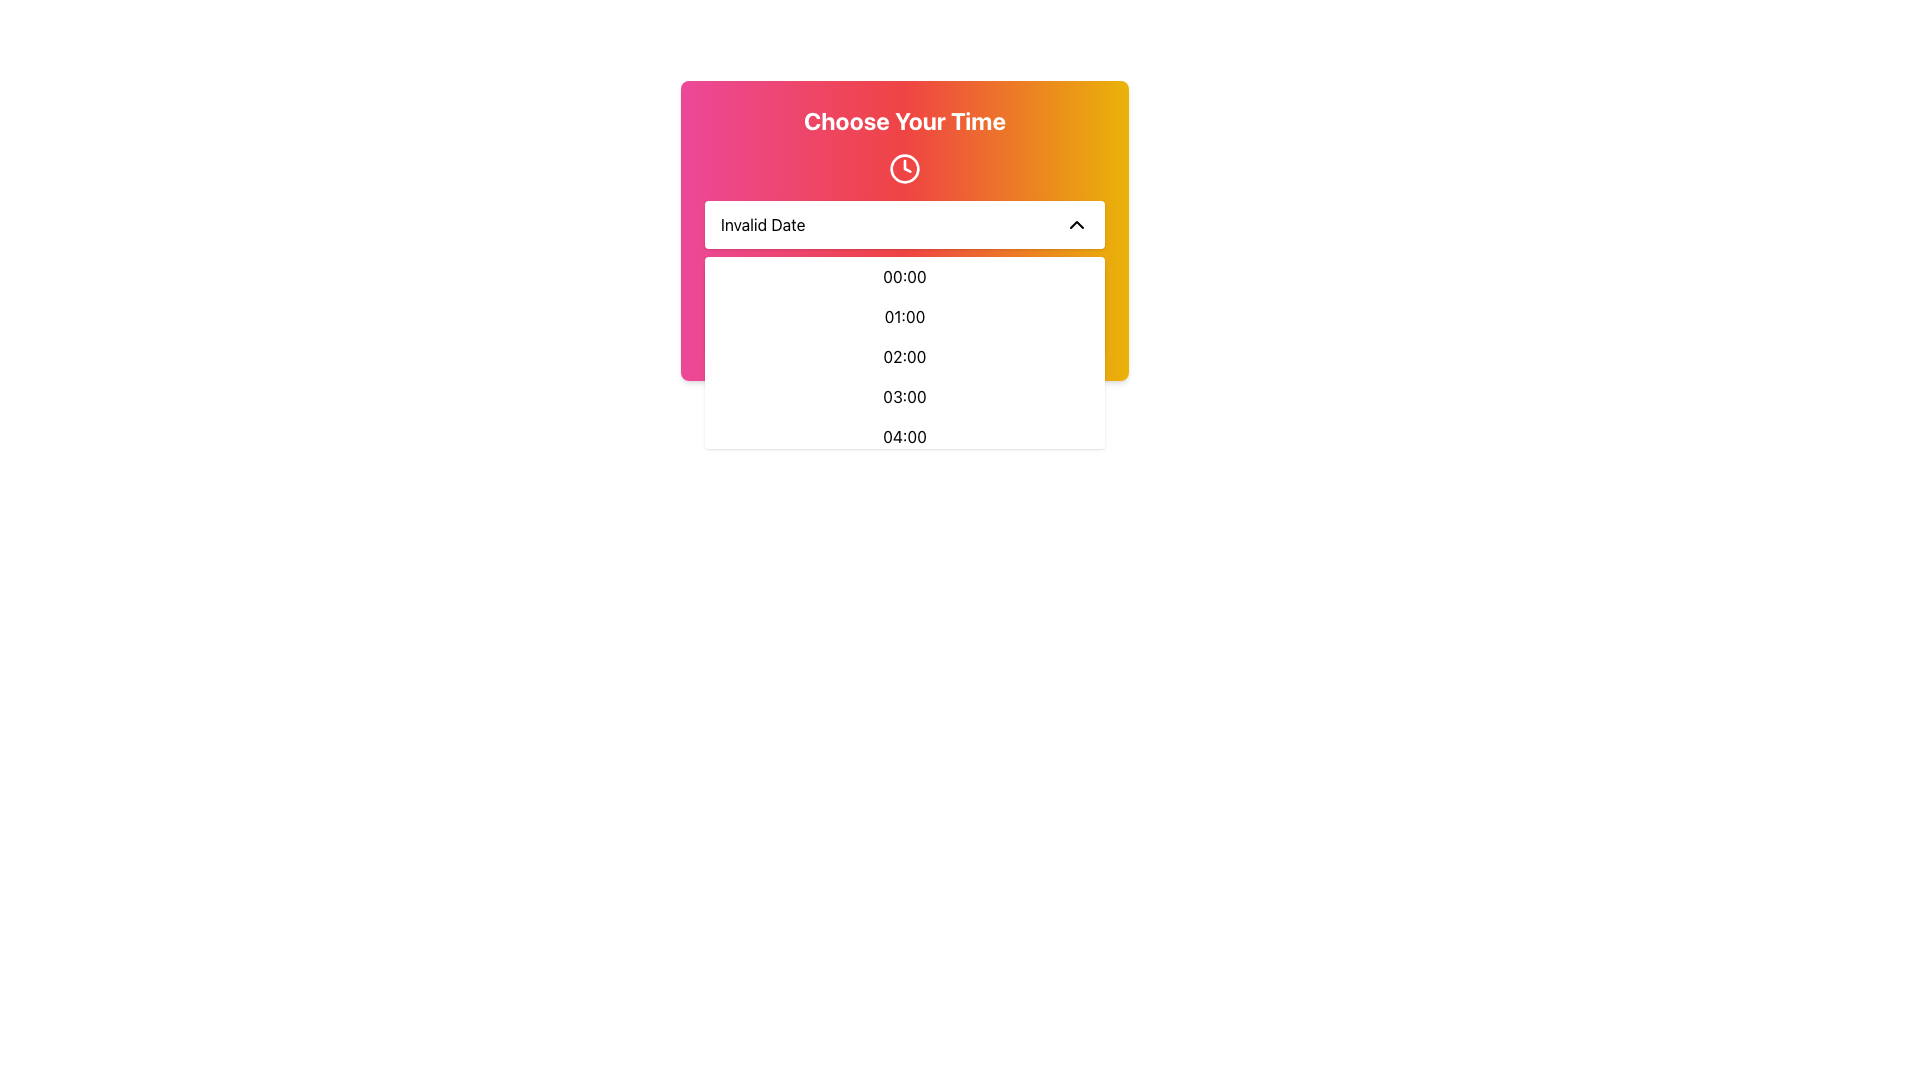 The image size is (1920, 1080). What do you see at coordinates (904, 293) in the screenshot?
I see `the SVG graphic that signifies the selected time option in the dropdown list for '00:00'` at bounding box center [904, 293].